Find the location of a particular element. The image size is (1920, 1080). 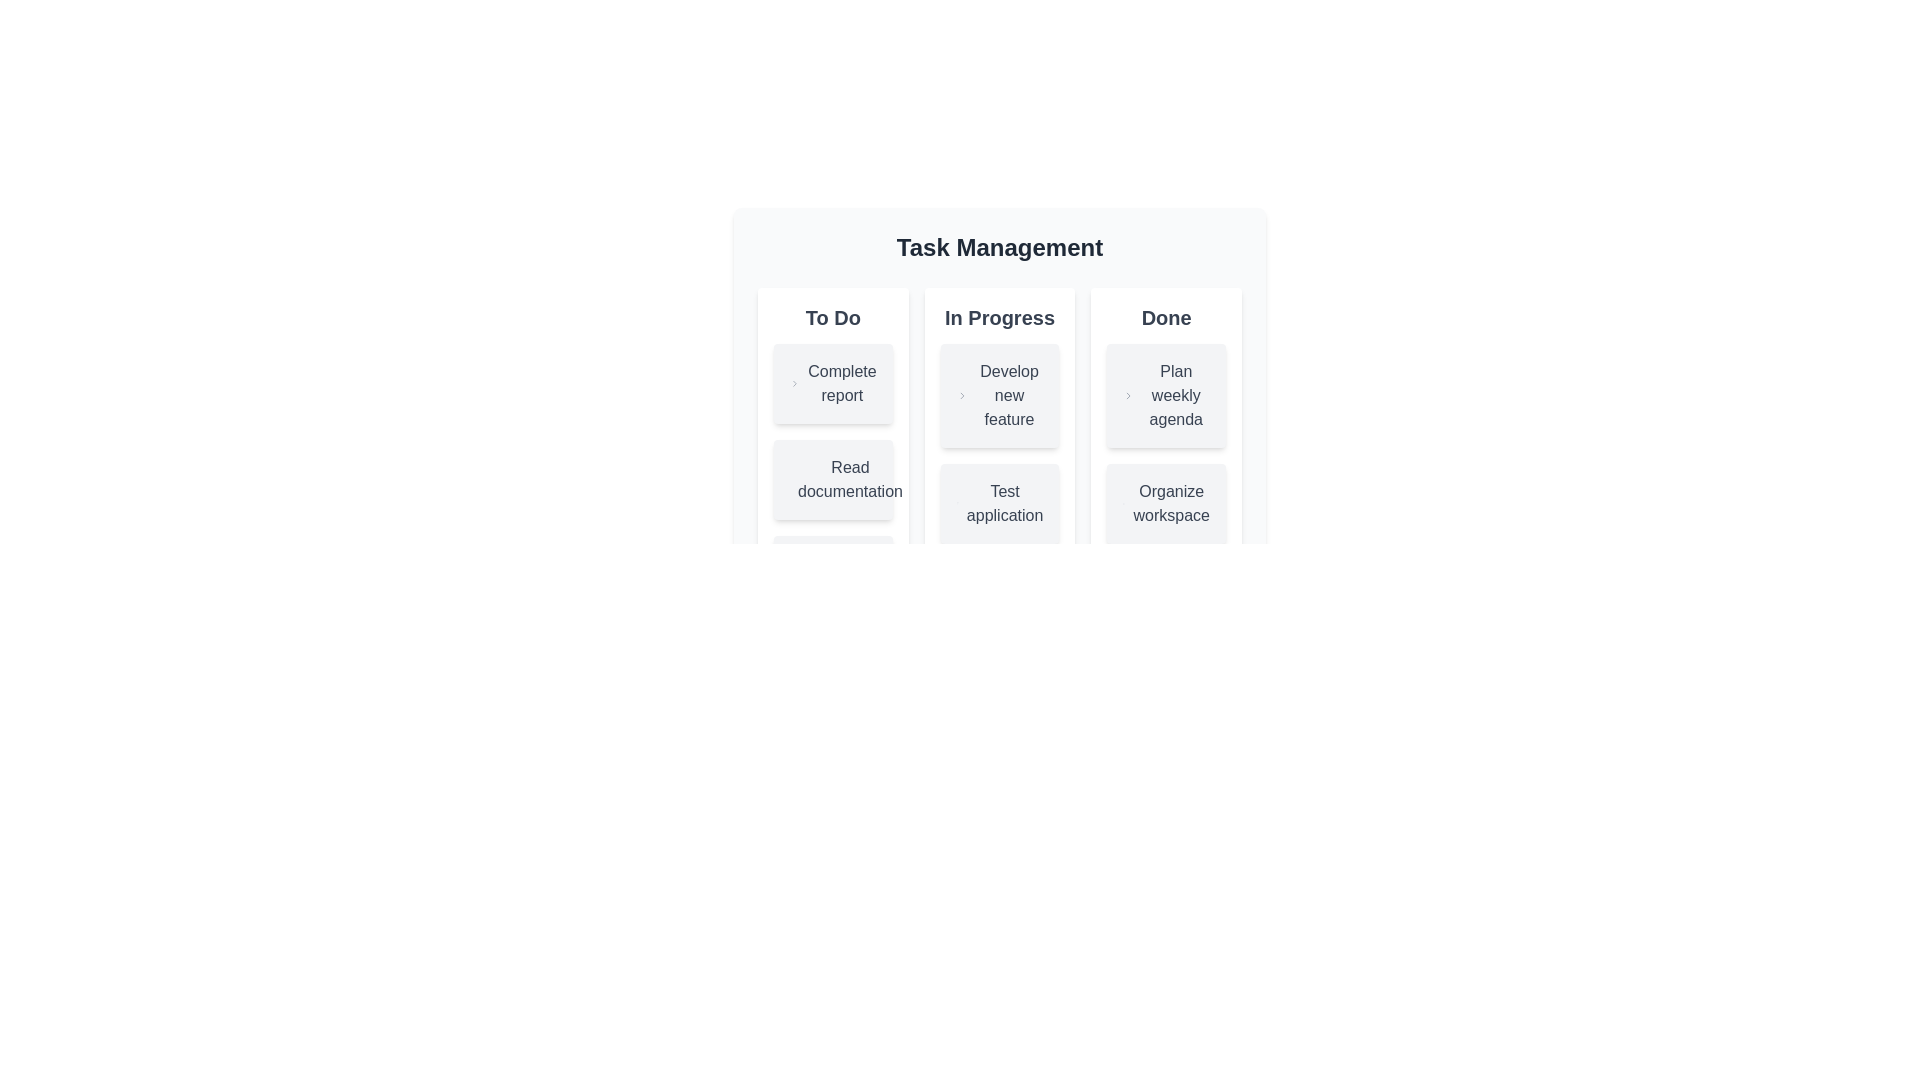

the small graphic arrow pointing right, located in the 'To Do' column beside the 'Read documentation' task to interact with it is located at coordinates (801, 479).